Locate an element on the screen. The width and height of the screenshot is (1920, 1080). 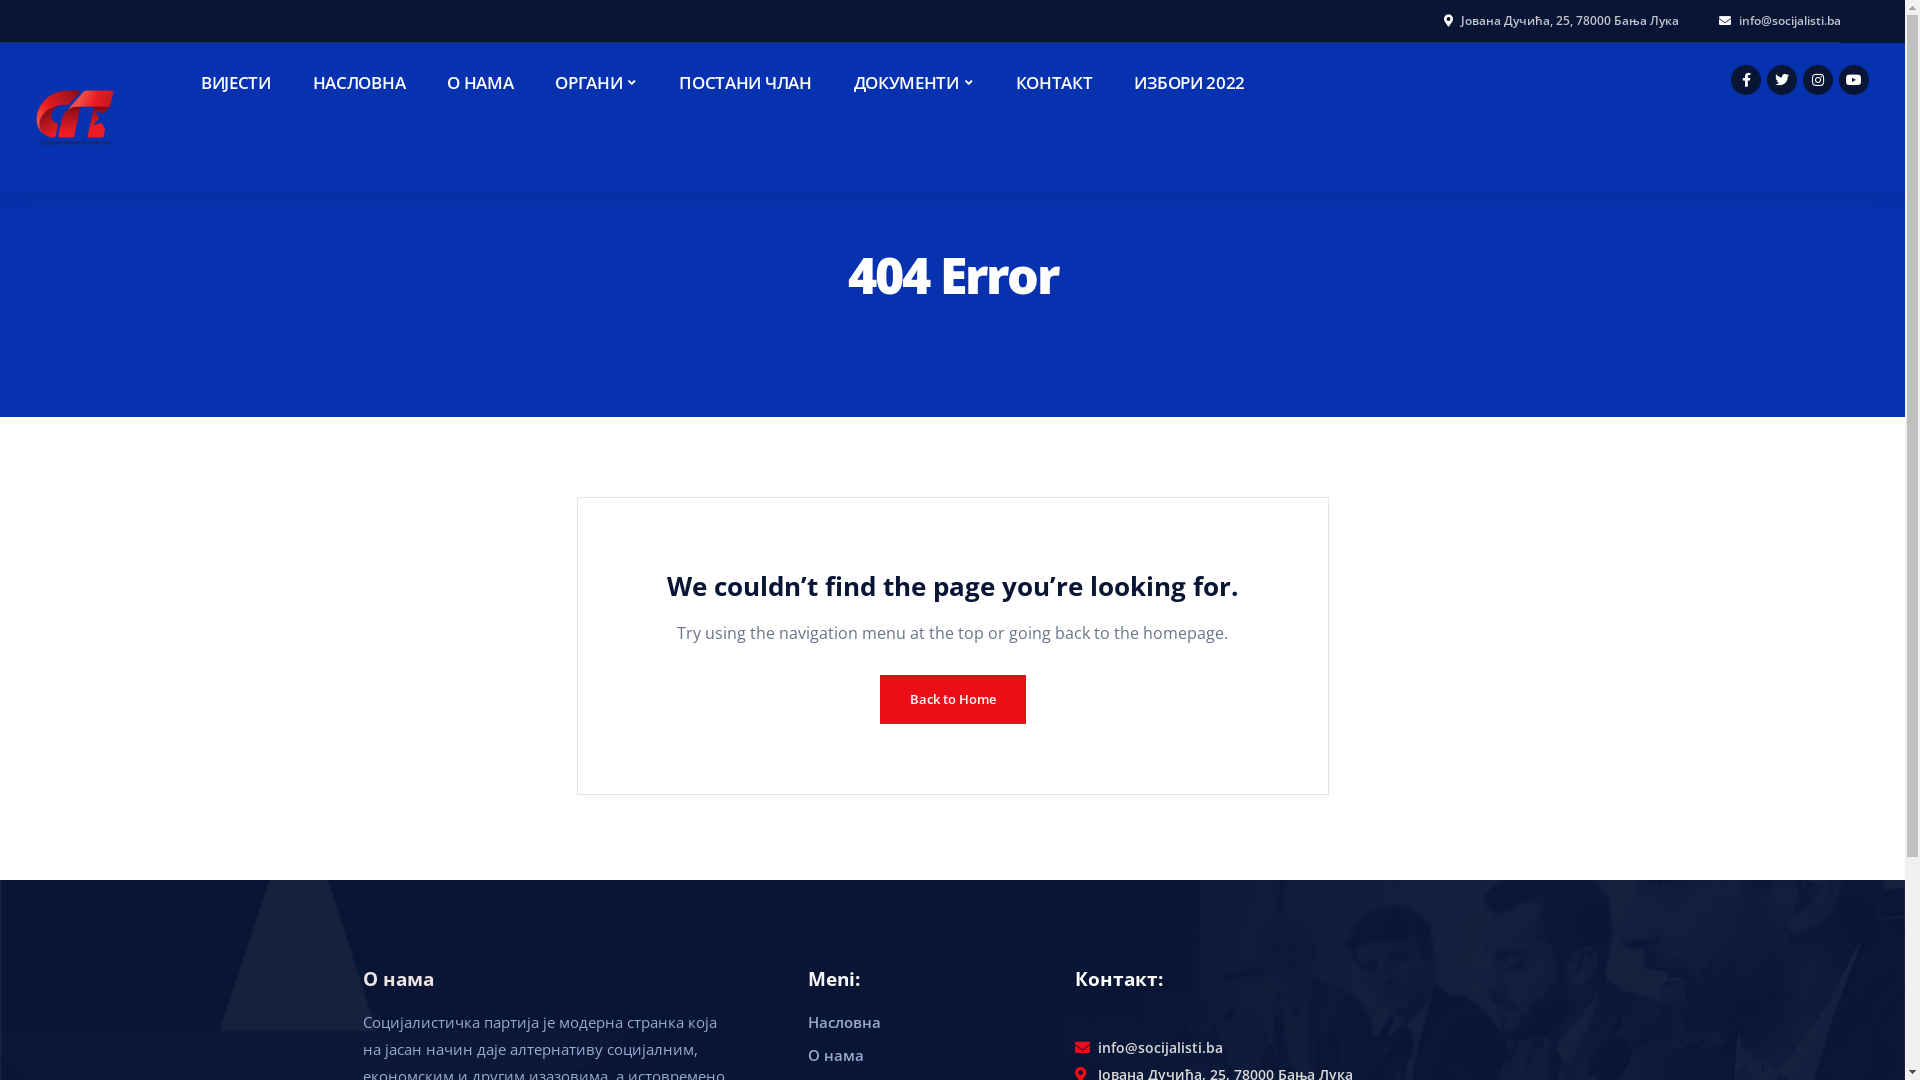
'Twitter' is located at coordinates (1781, 79).